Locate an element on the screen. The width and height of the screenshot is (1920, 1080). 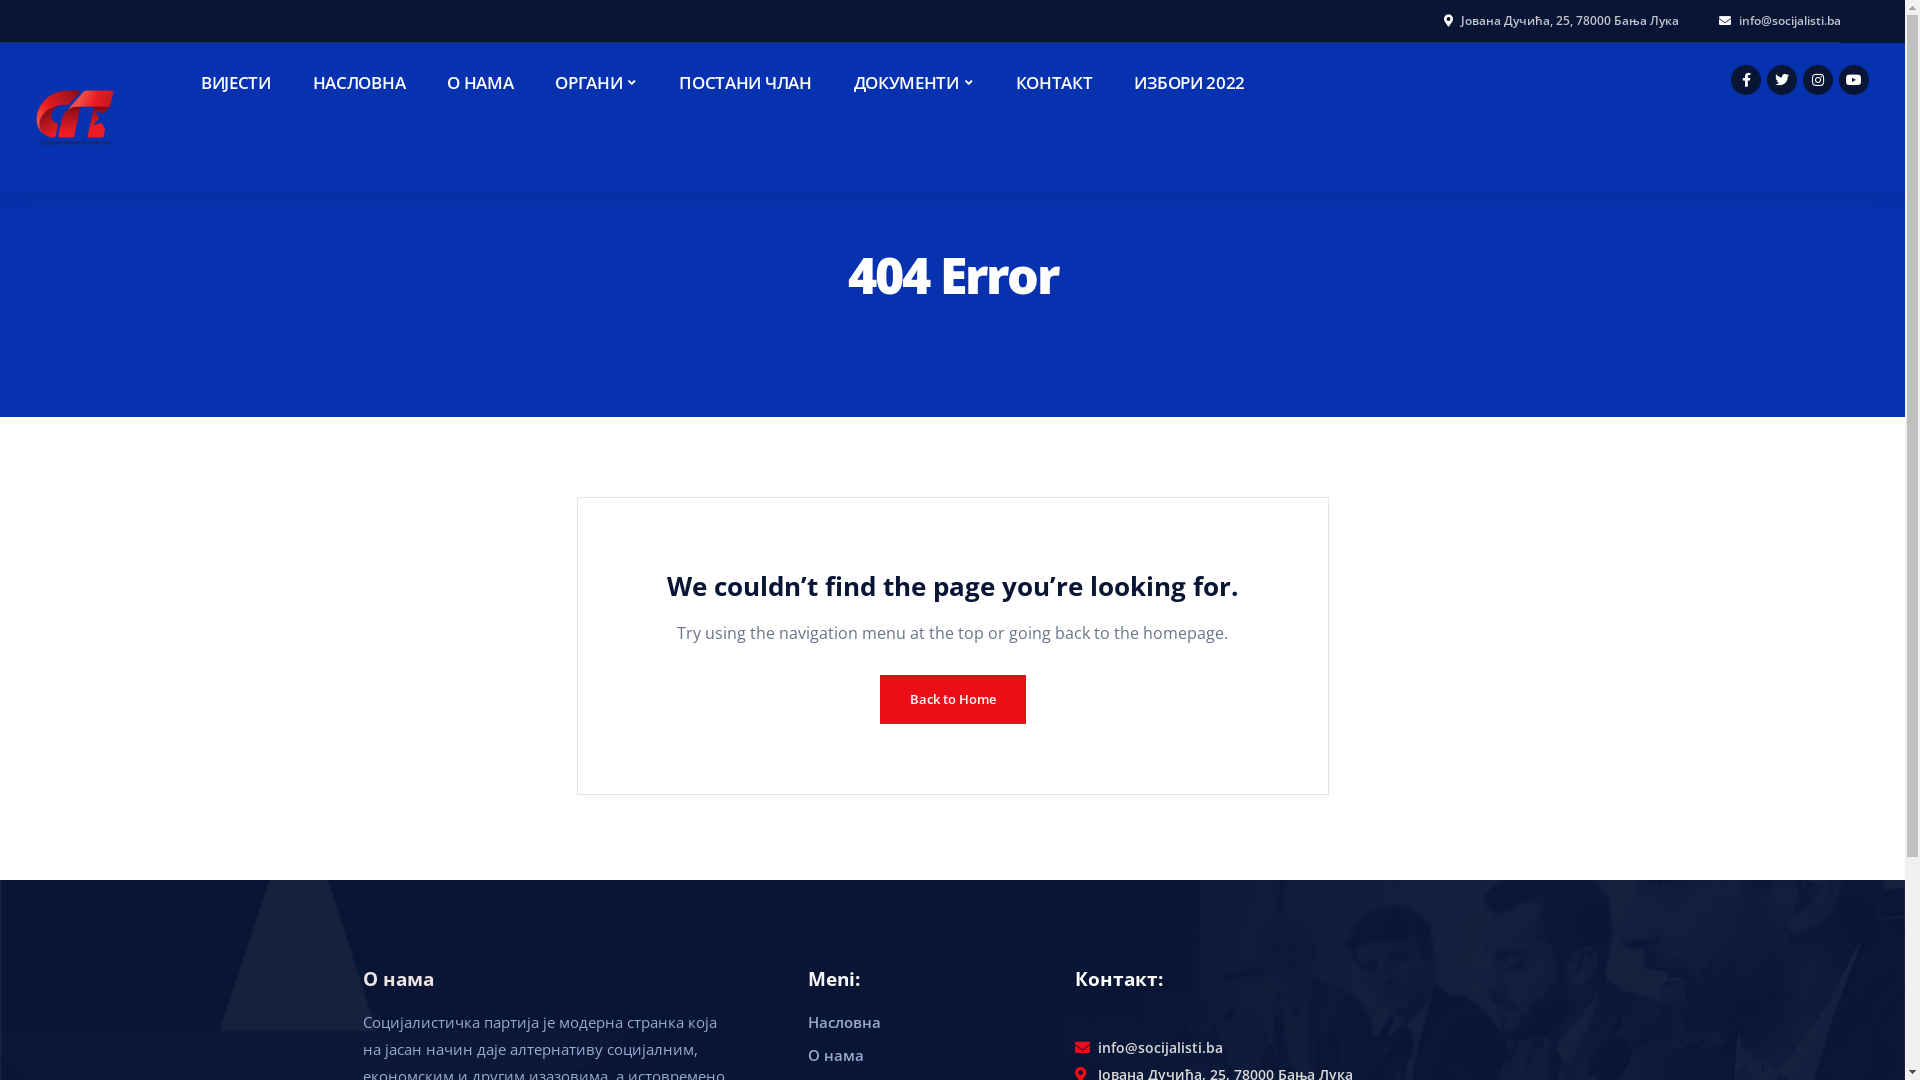
'Twitter' is located at coordinates (1781, 79).